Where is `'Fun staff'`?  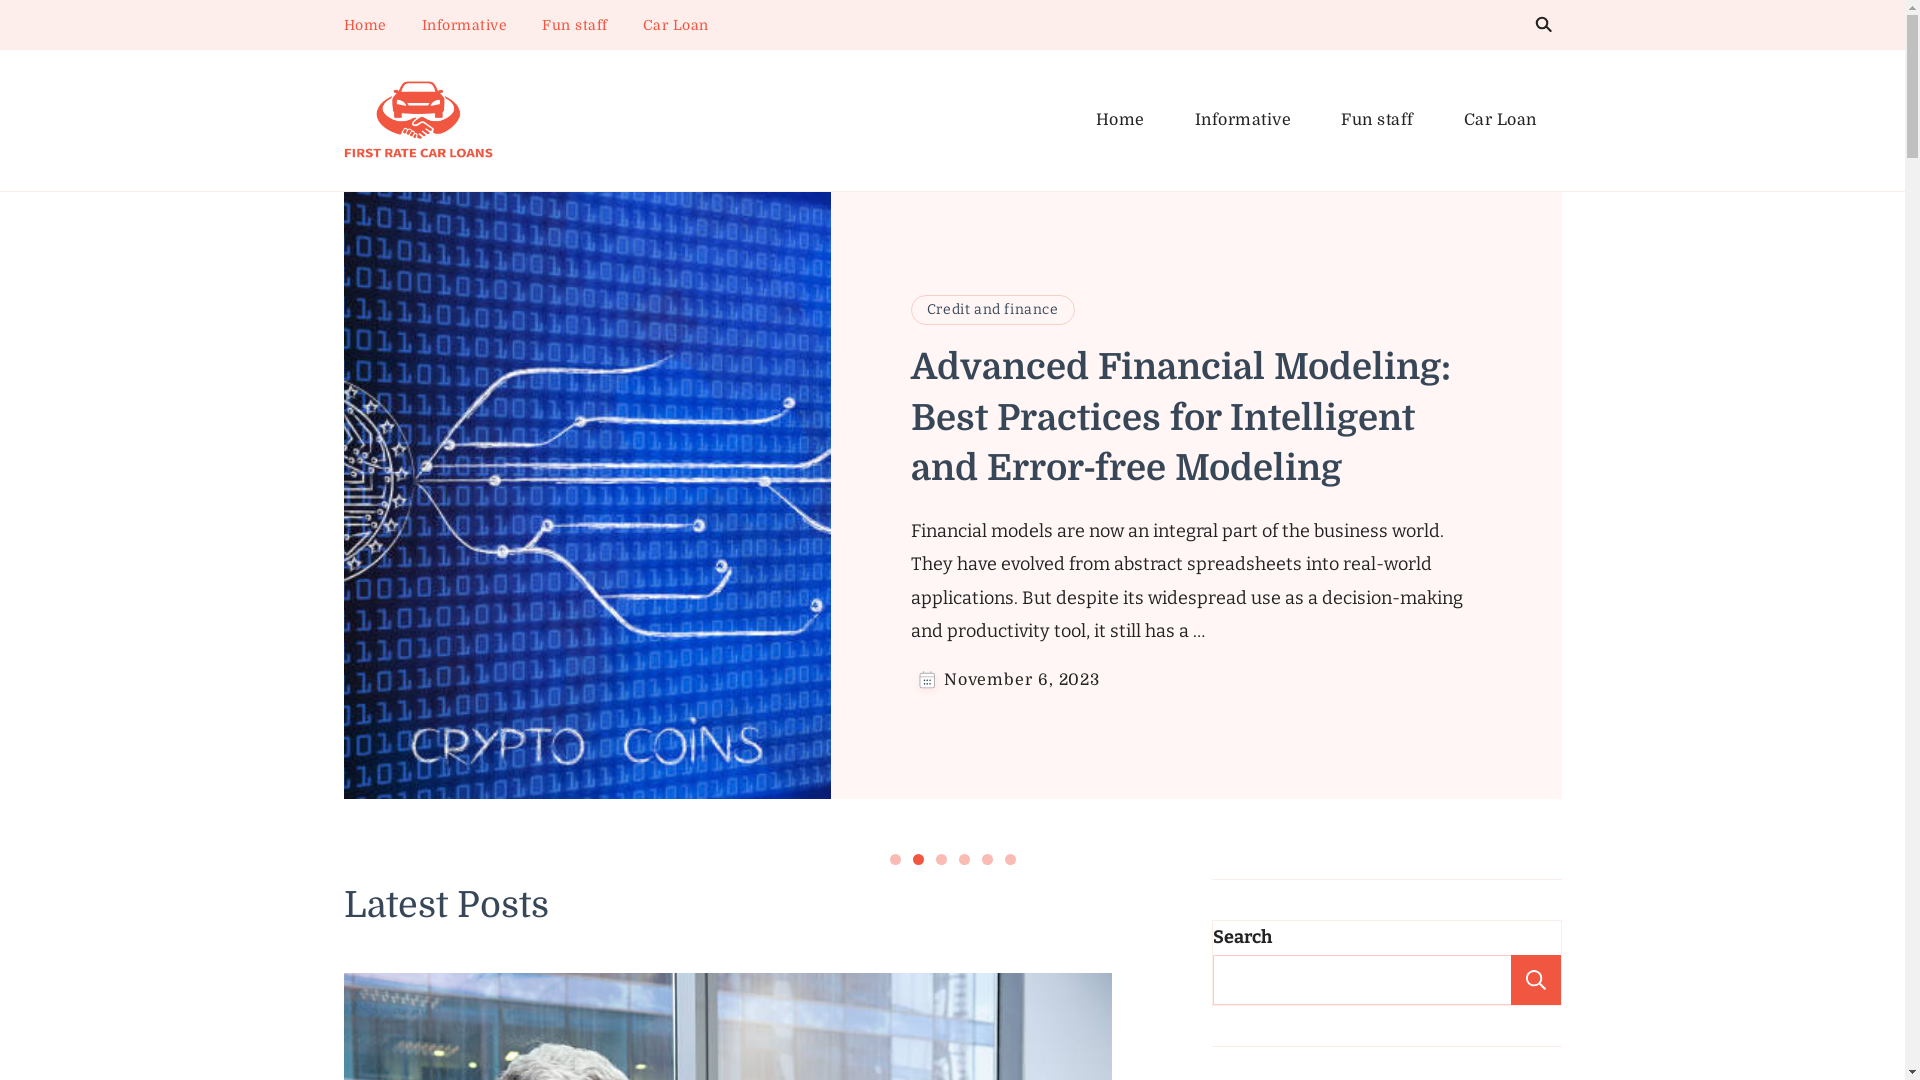
'Fun staff' is located at coordinates (1315, 120).